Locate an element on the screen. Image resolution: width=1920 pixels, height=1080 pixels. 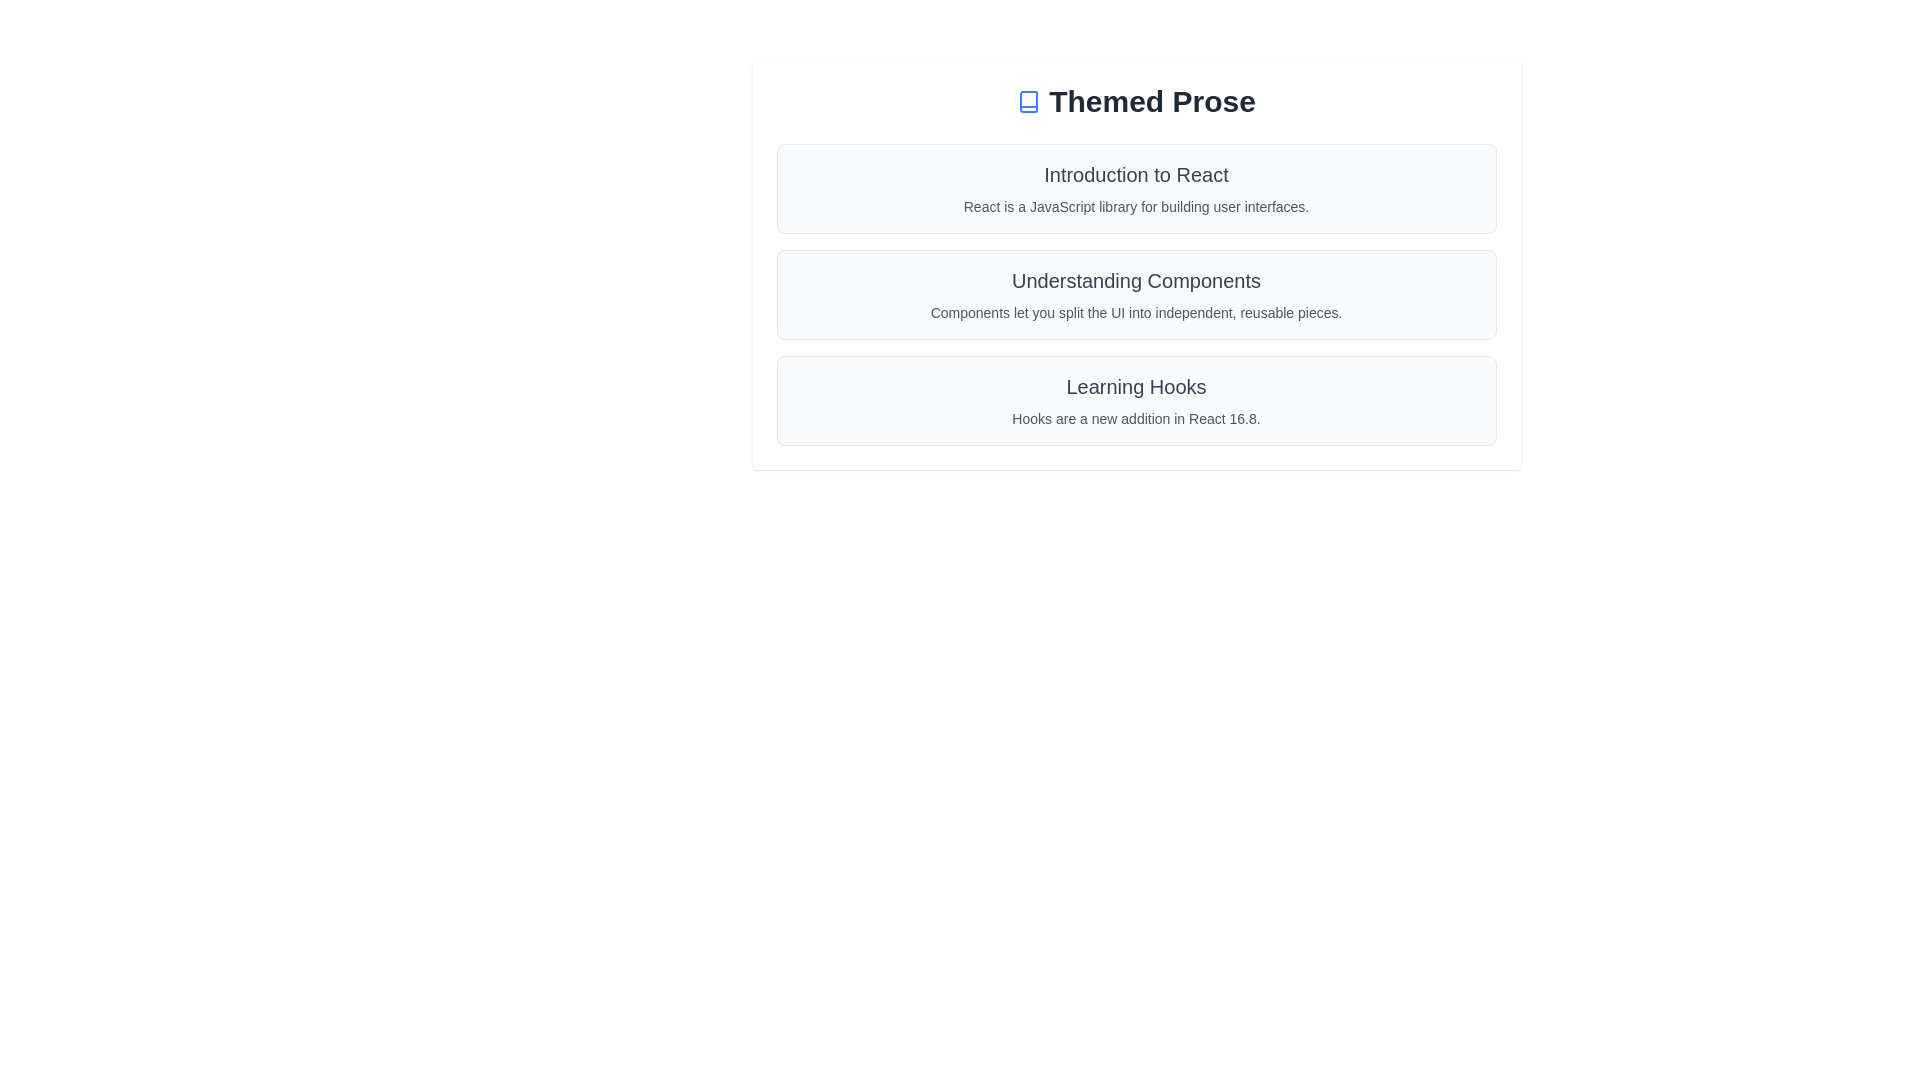
the informational card titled 'Learning Hooks' which contains the text 'Hooks are a new addition in React 16.8.' for navigation or interaction is located at coordinates (1136, 401).